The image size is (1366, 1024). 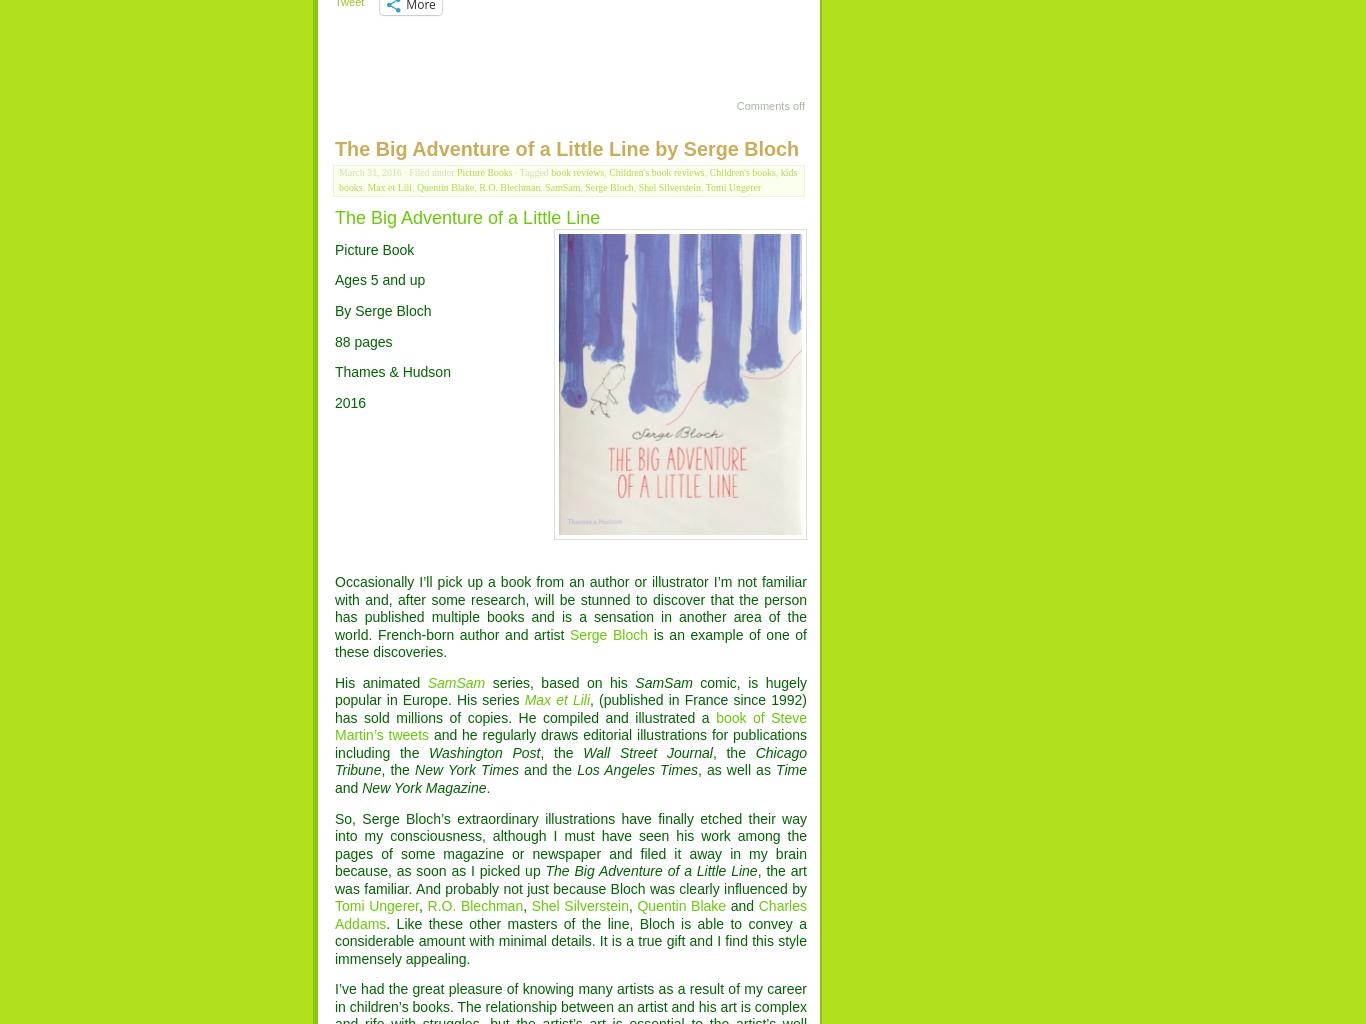 What do you see at coordinates (487, 787) in the screenshot?
I see `'.'` at bounding box center [487, 787].